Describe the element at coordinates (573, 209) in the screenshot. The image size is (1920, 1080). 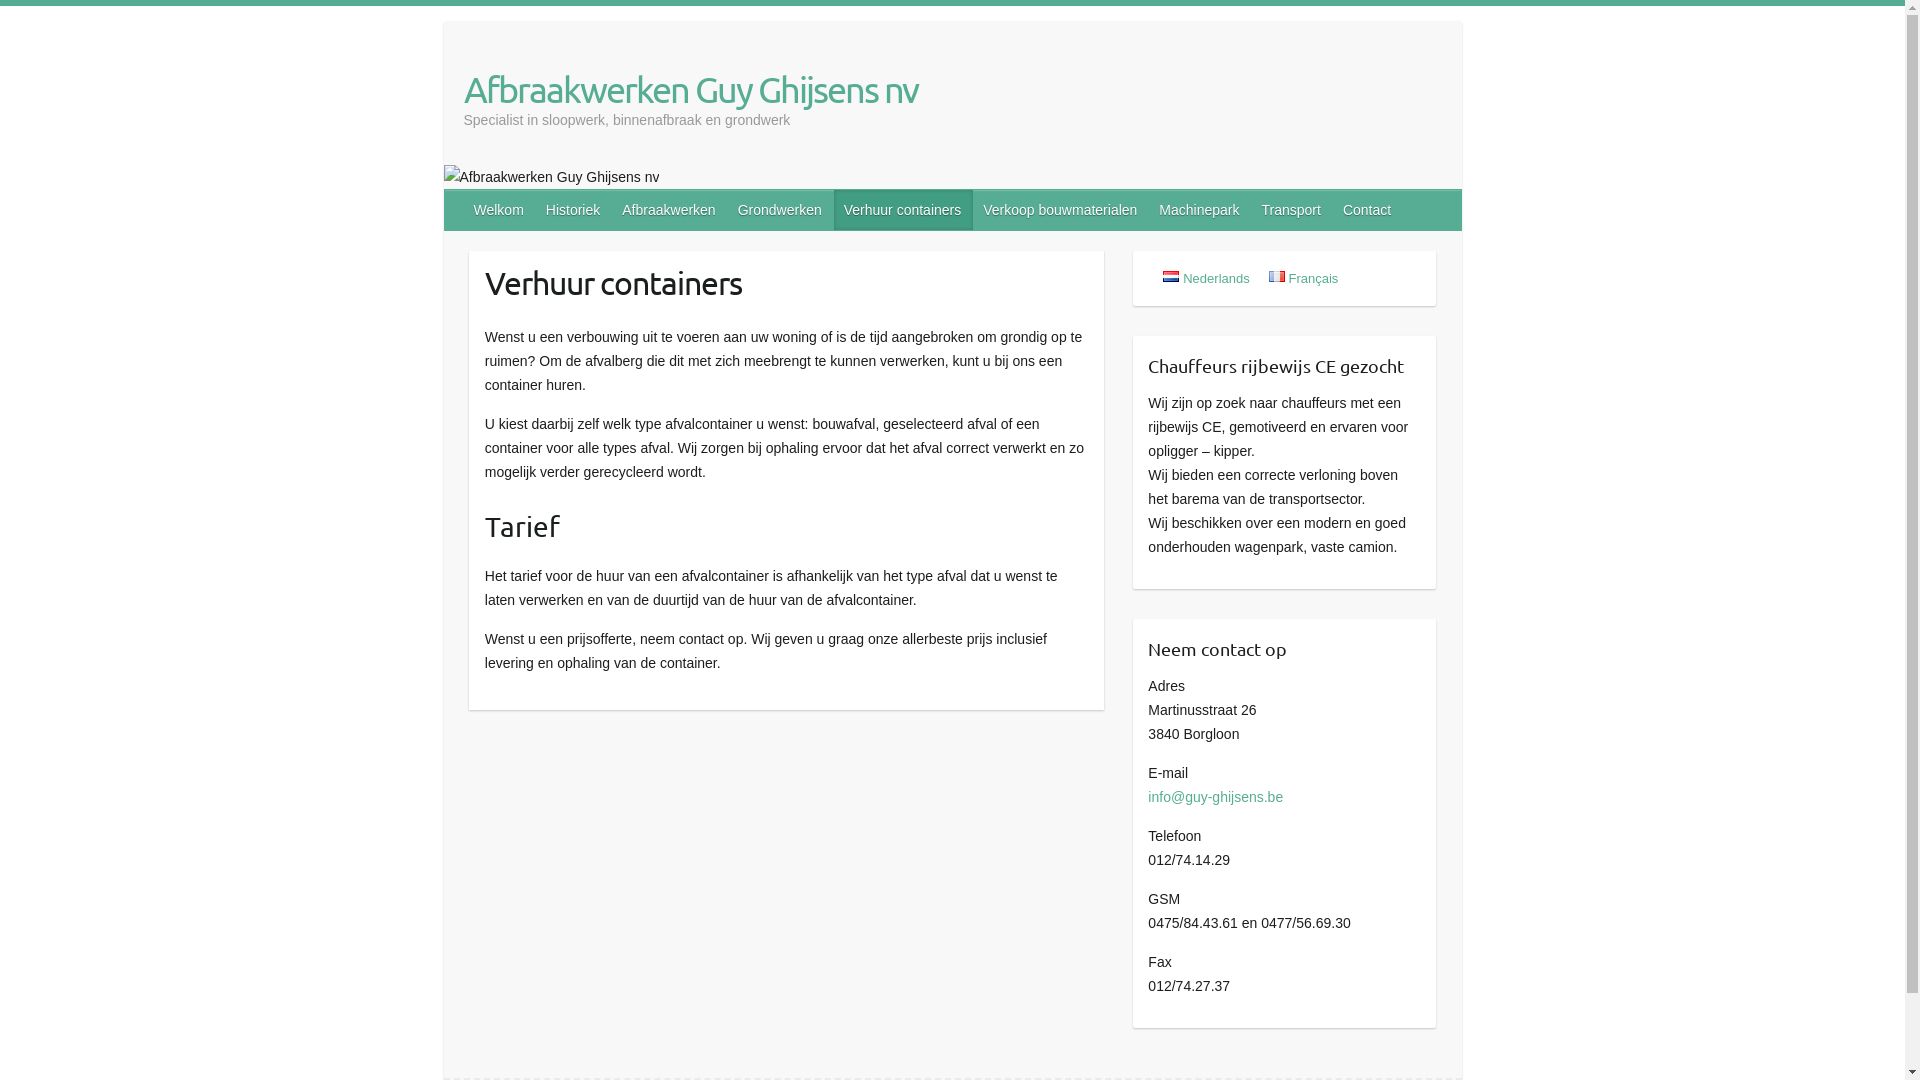
I see `'Historiek'` at that location.